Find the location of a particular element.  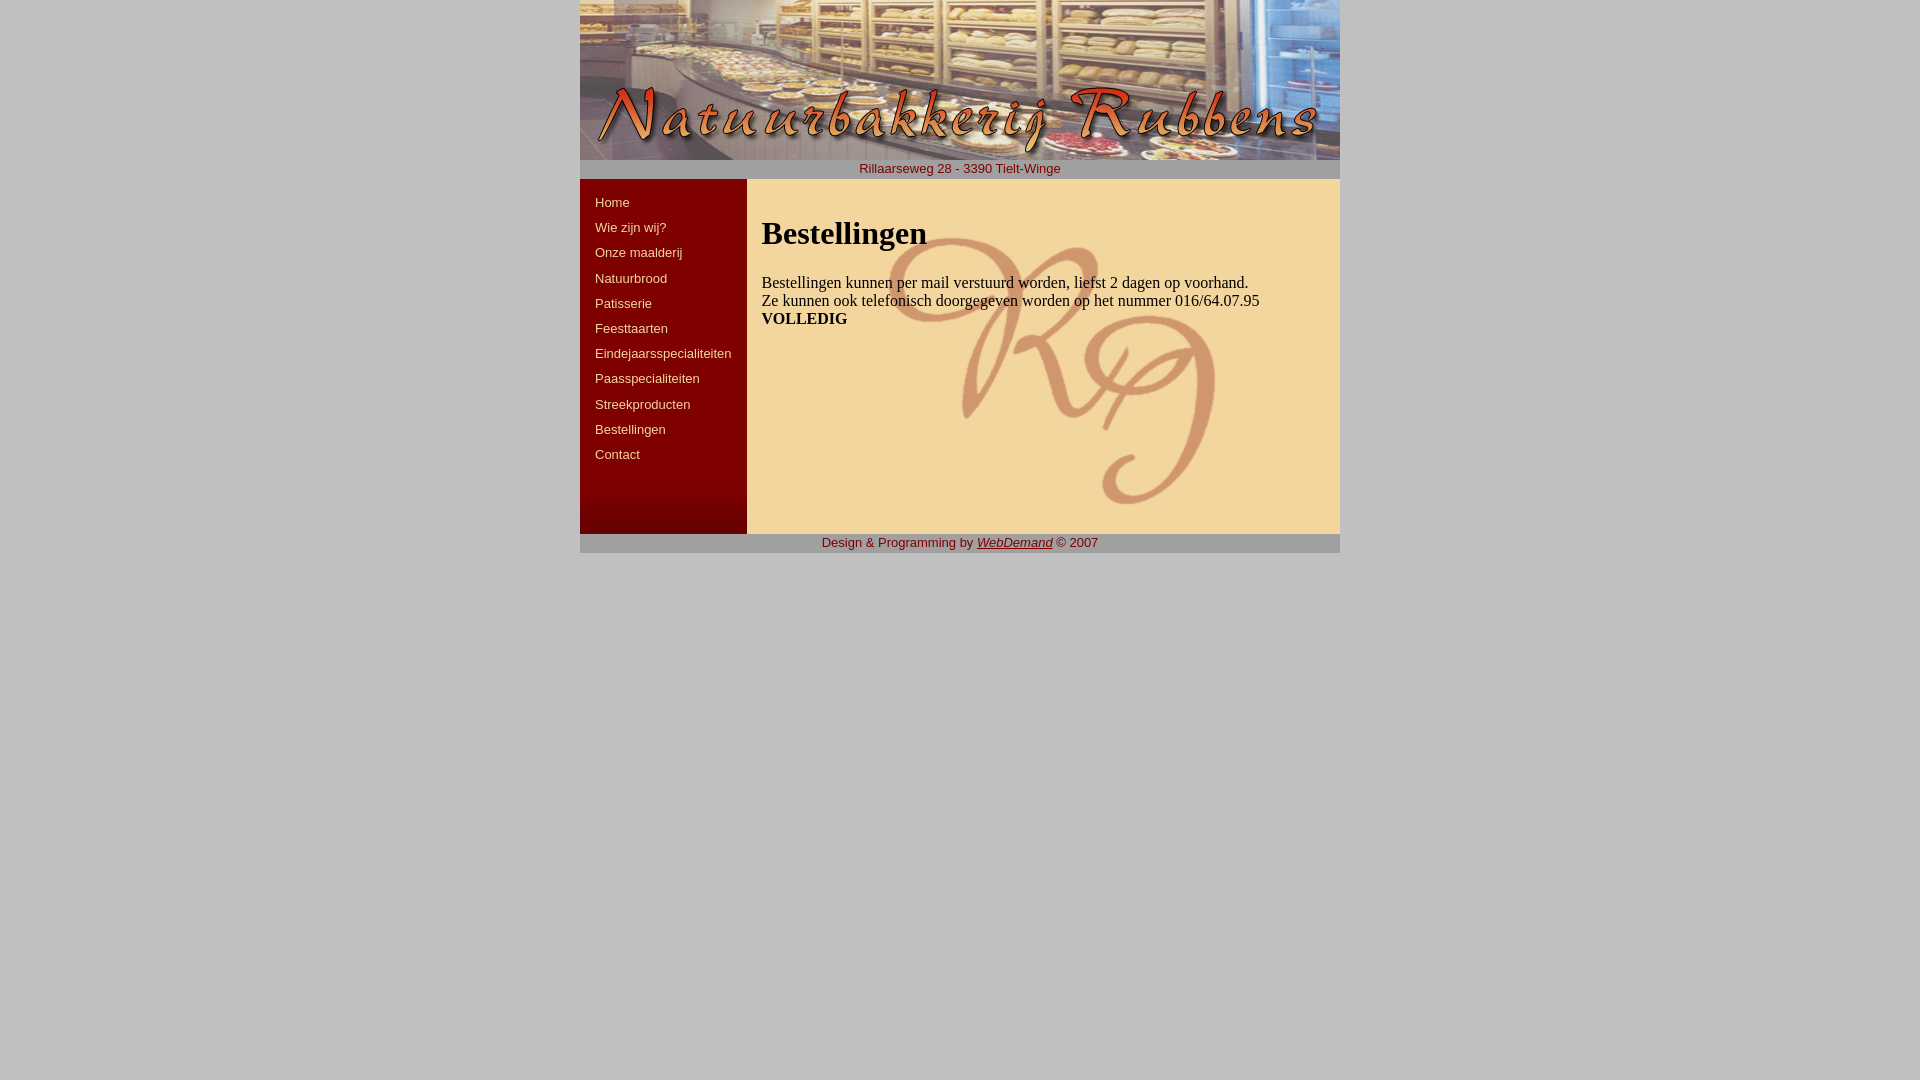

'Eindejaarsspecialiteiten' is located at coordinates (663, 352).